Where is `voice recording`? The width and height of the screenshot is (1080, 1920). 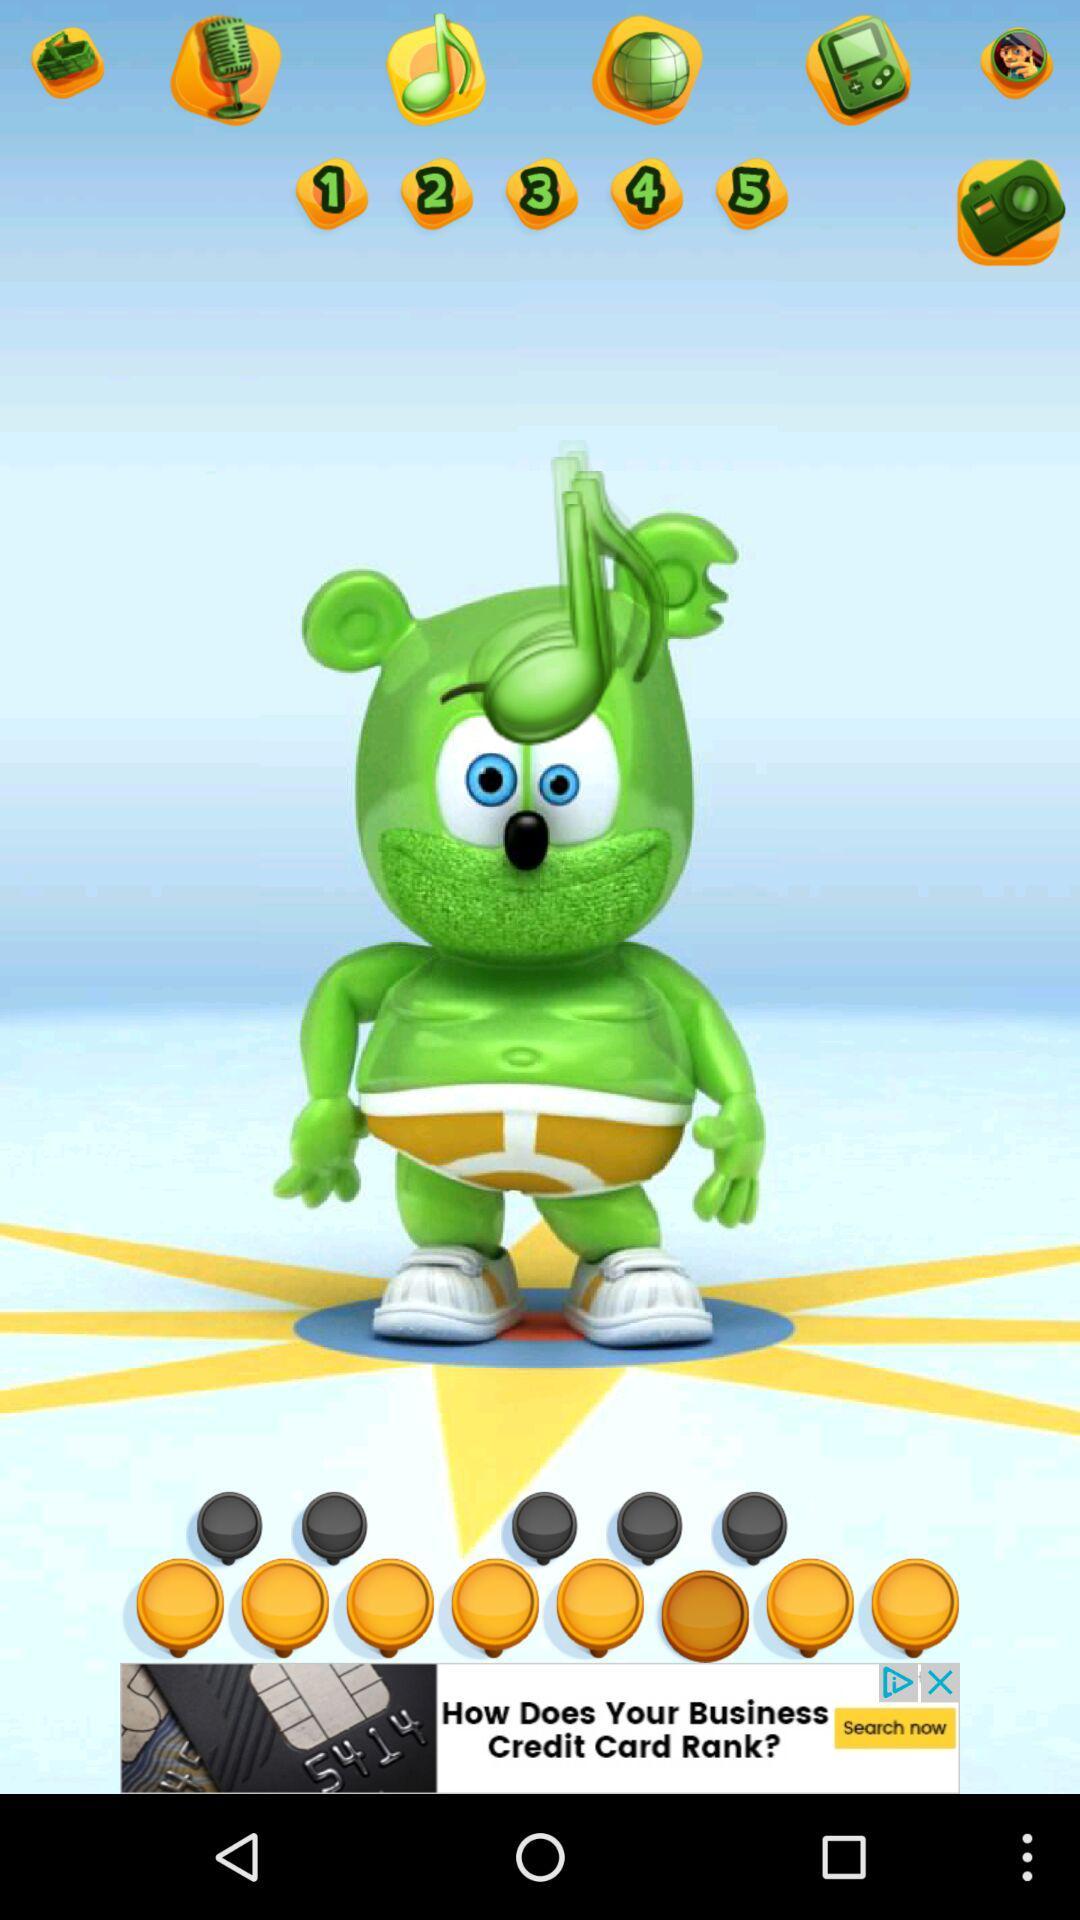
voice recording is located at coordinates (223, 72).